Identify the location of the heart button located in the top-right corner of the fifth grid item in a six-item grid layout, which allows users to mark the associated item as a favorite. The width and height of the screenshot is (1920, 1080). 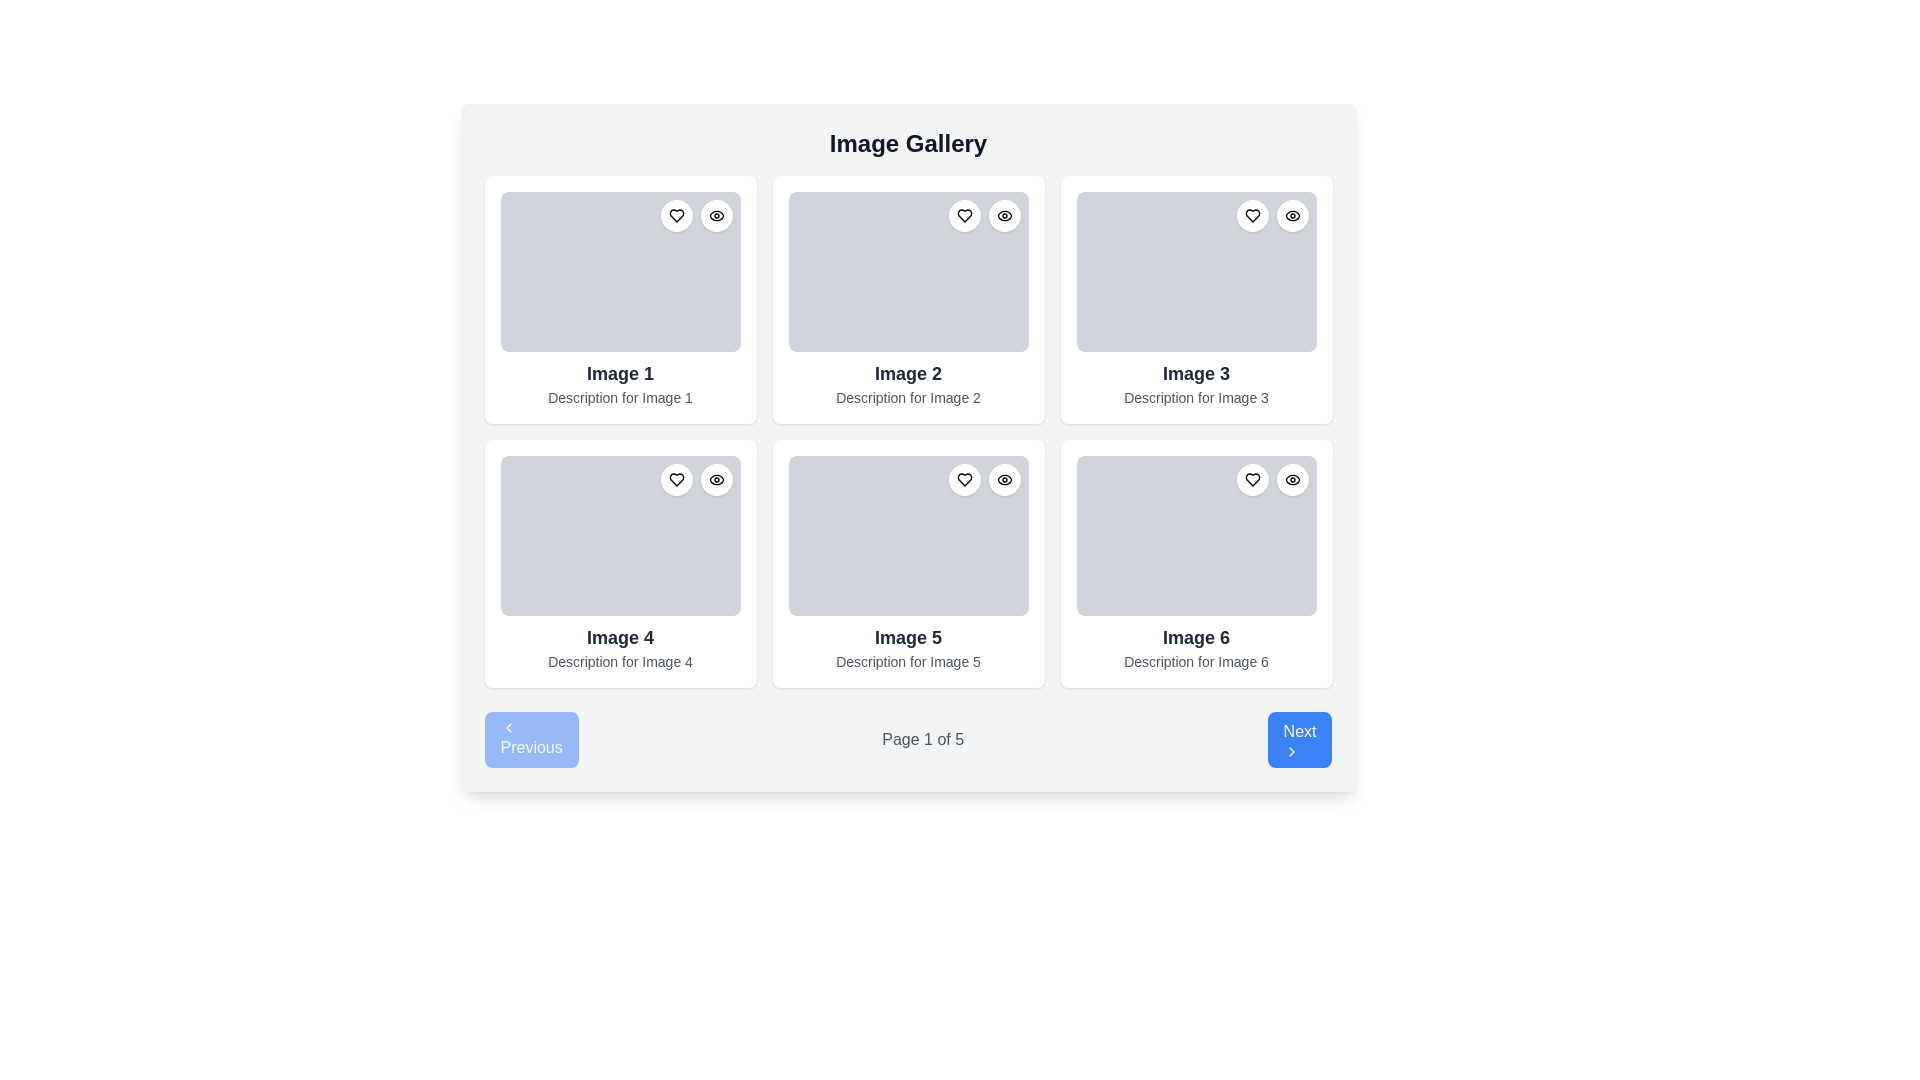
(984, 479).